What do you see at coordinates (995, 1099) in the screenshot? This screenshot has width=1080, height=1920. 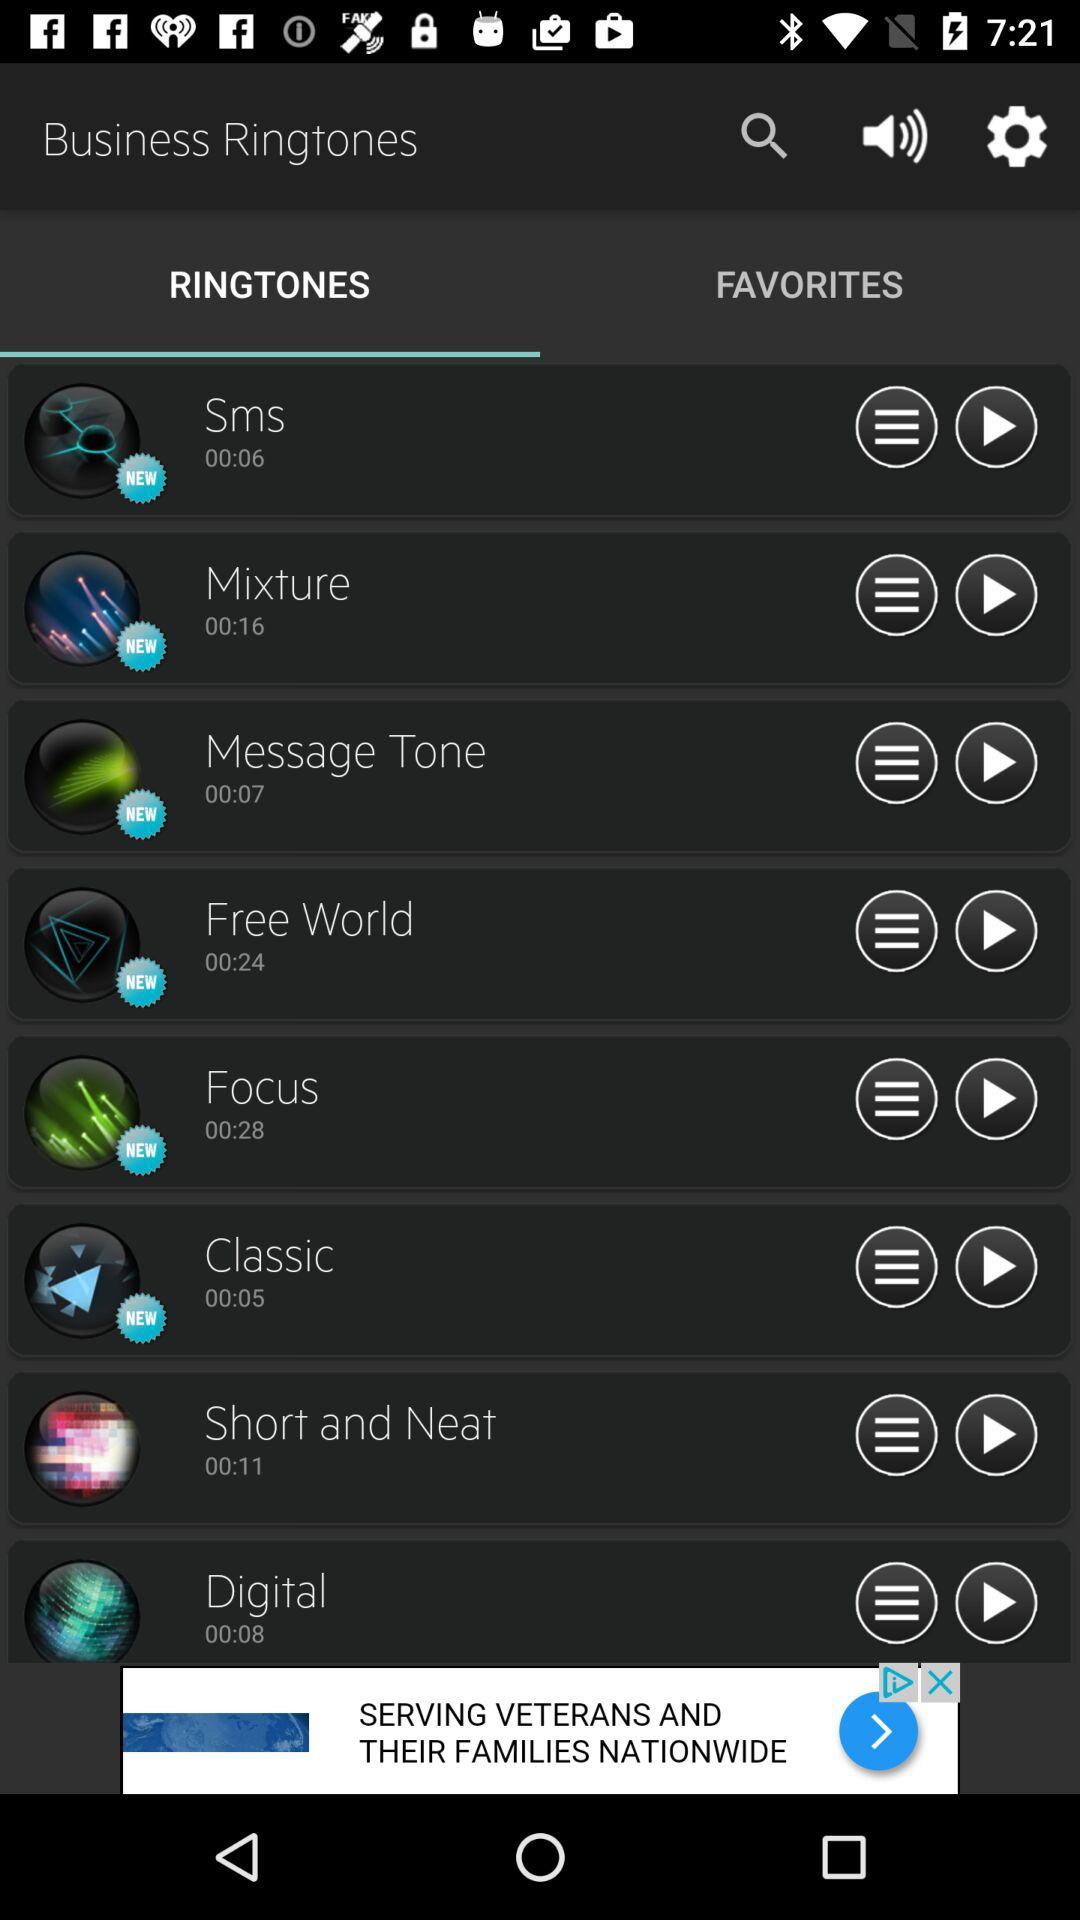 I see `click arrow` at bounding box center [995, 1099].